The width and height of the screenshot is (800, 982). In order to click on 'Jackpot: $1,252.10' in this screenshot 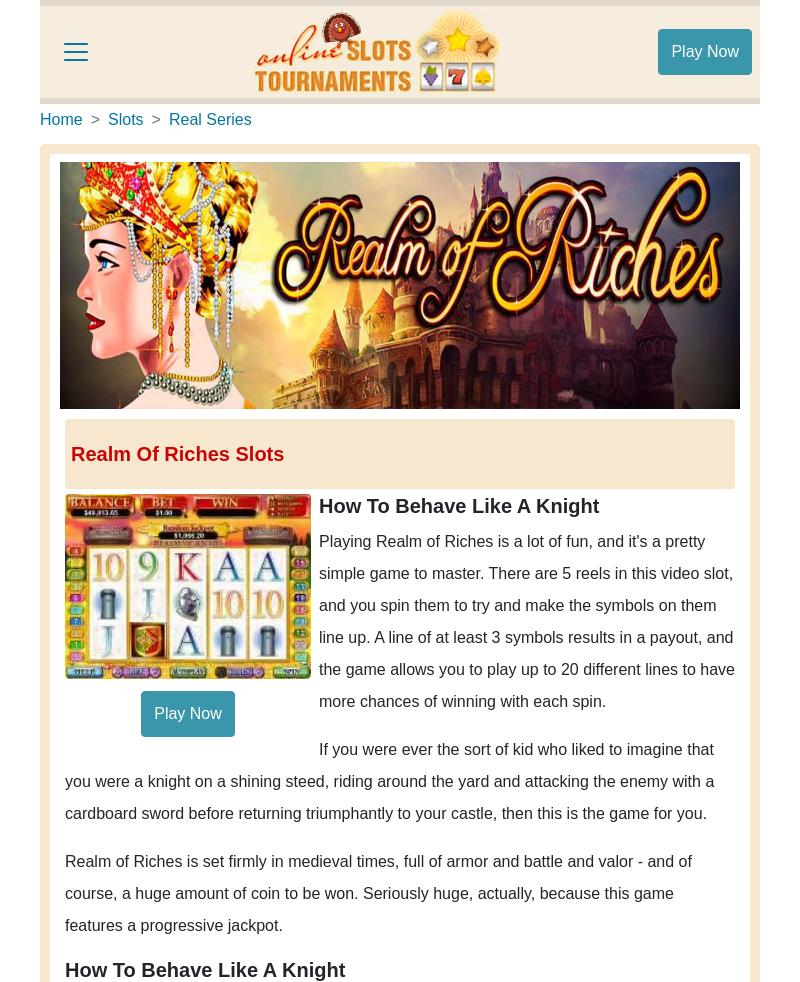, I will do `click(590, 804)`.